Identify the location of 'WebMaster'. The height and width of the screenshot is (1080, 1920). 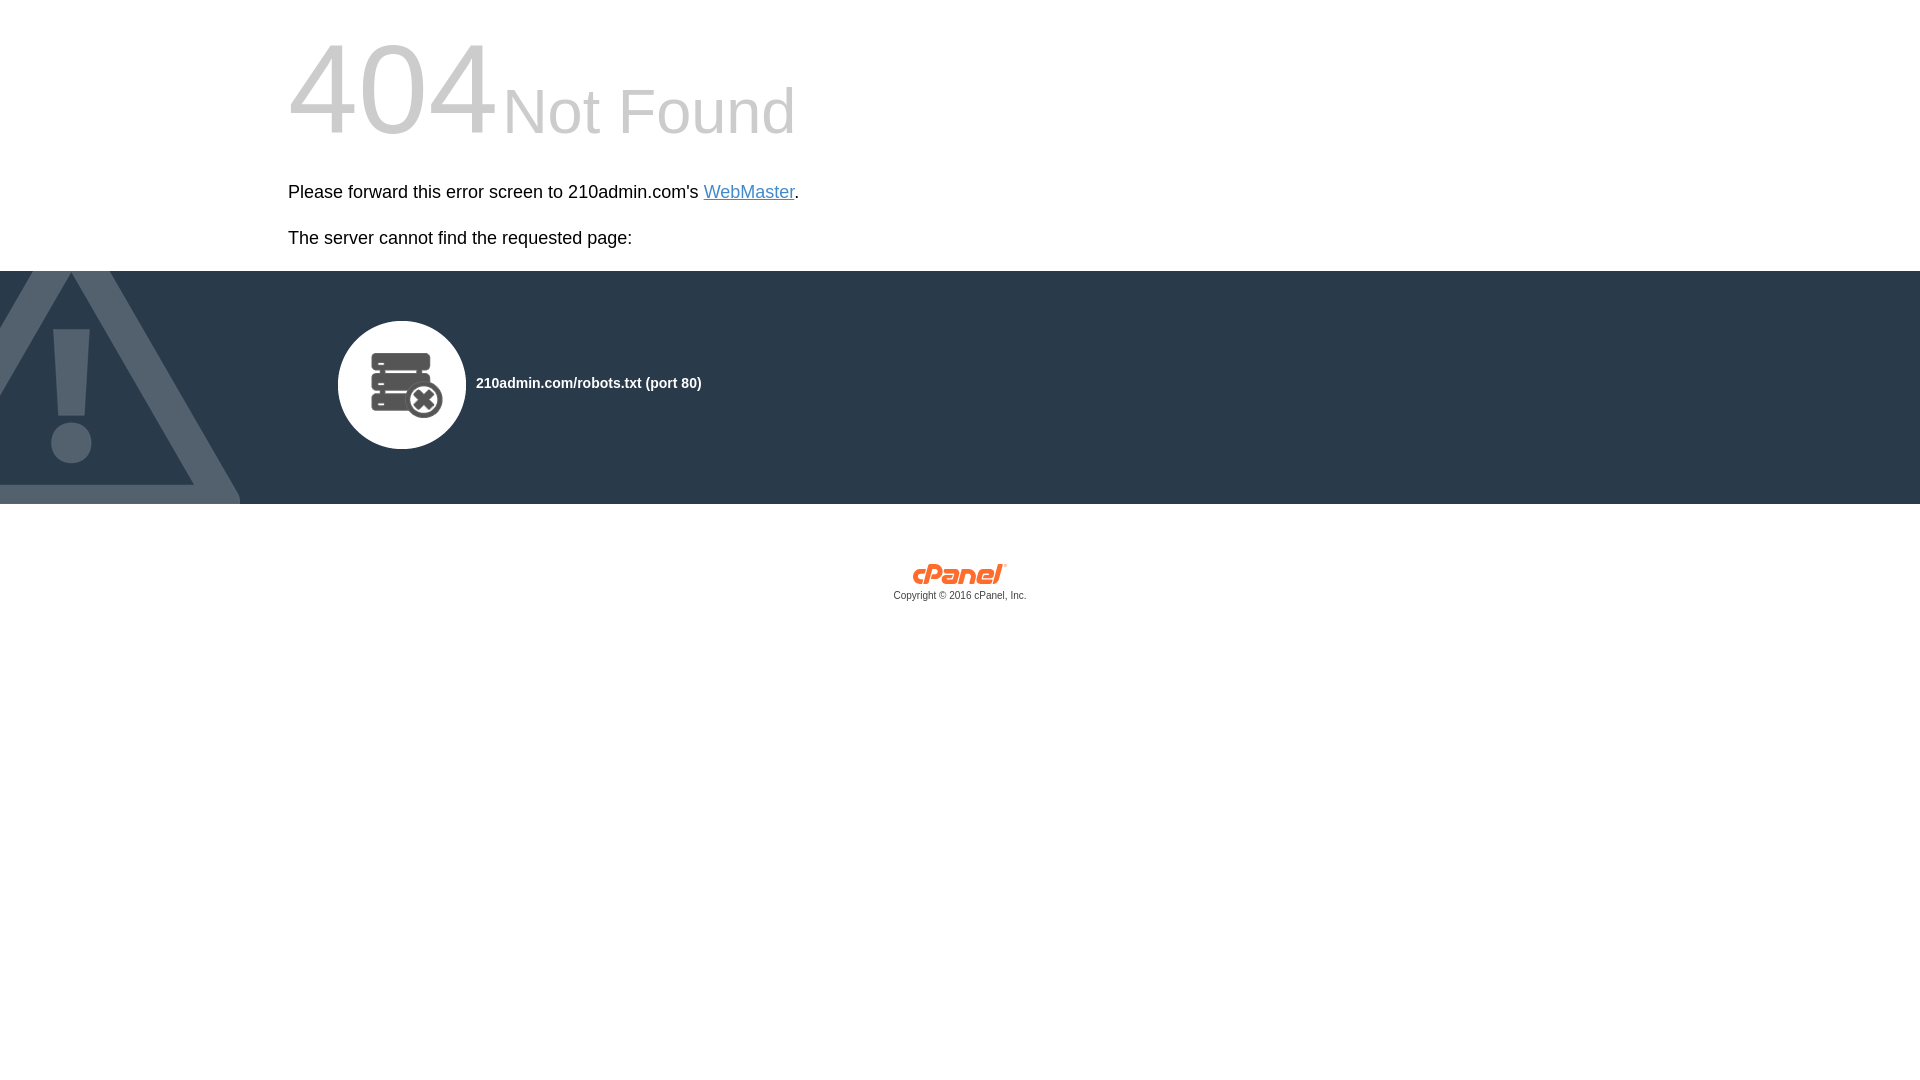
(748, 192).